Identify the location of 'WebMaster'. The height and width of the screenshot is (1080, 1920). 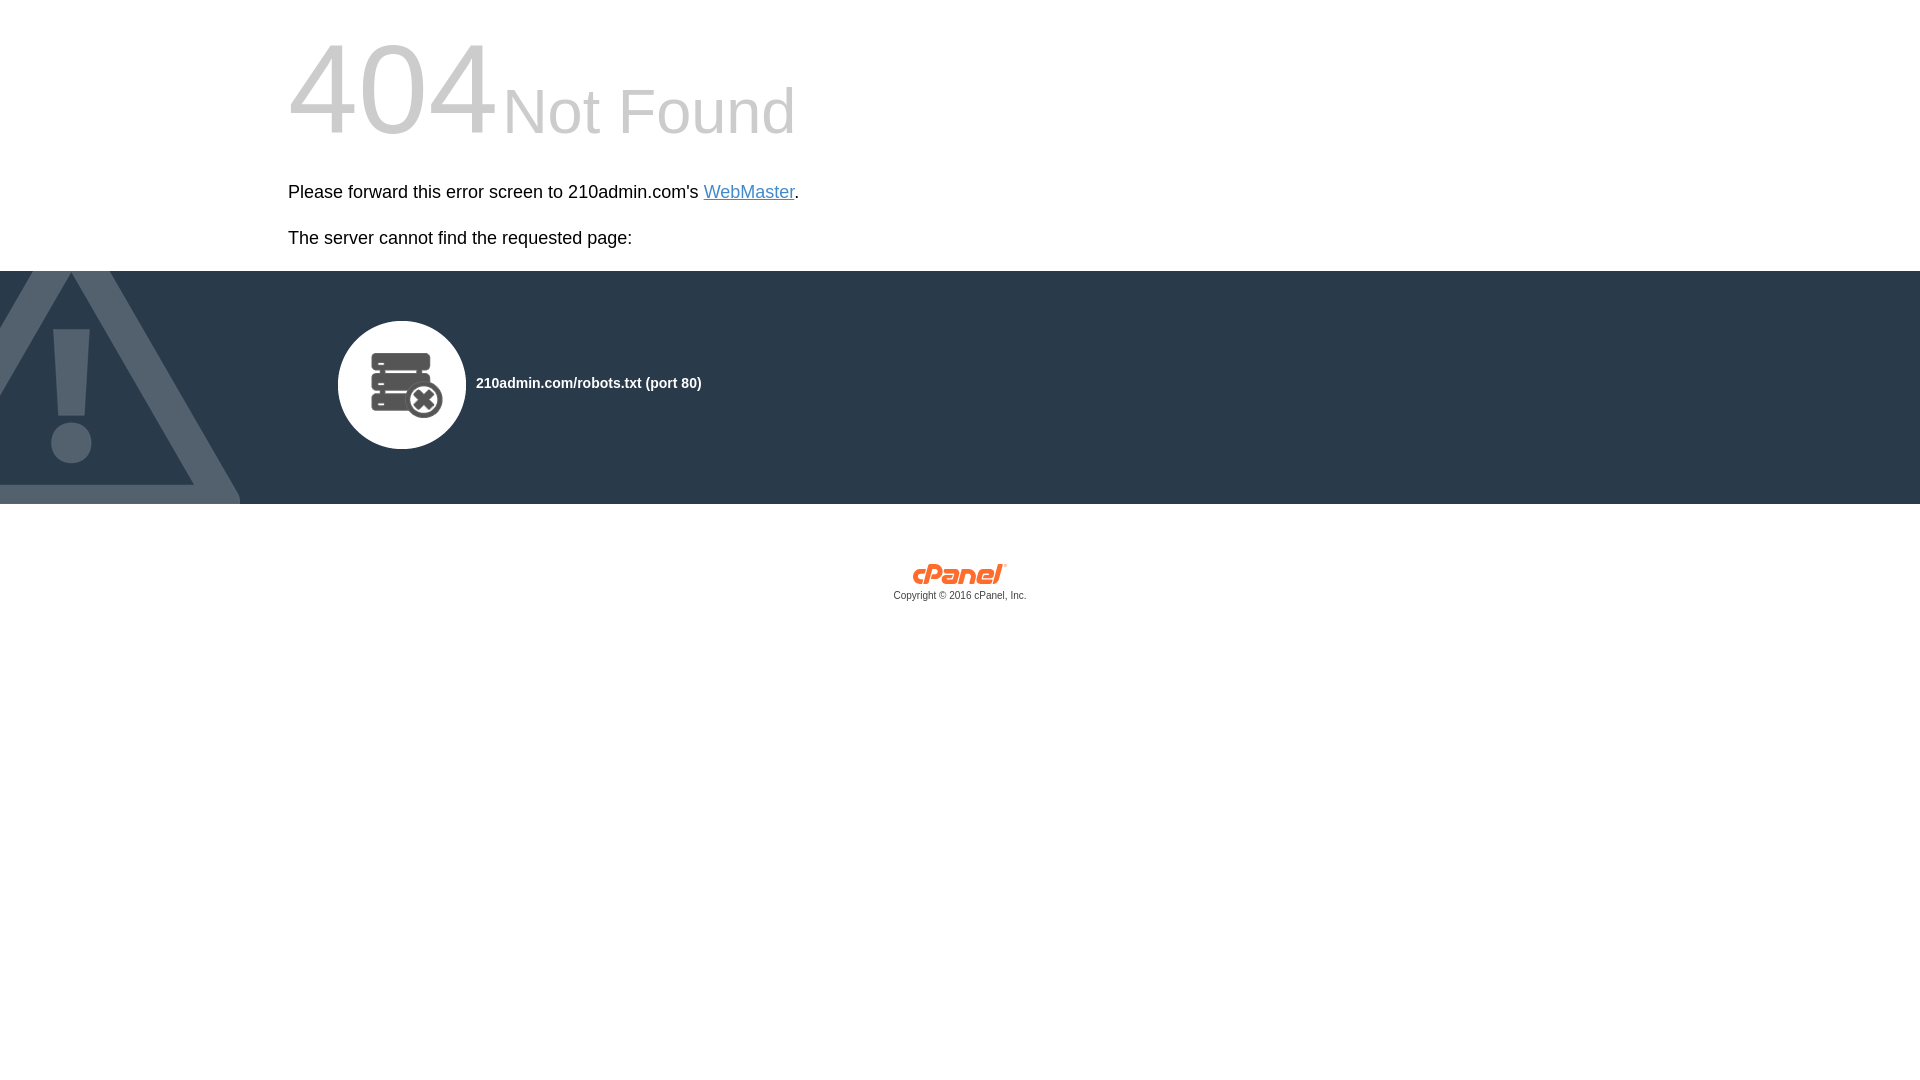
(748, 192).